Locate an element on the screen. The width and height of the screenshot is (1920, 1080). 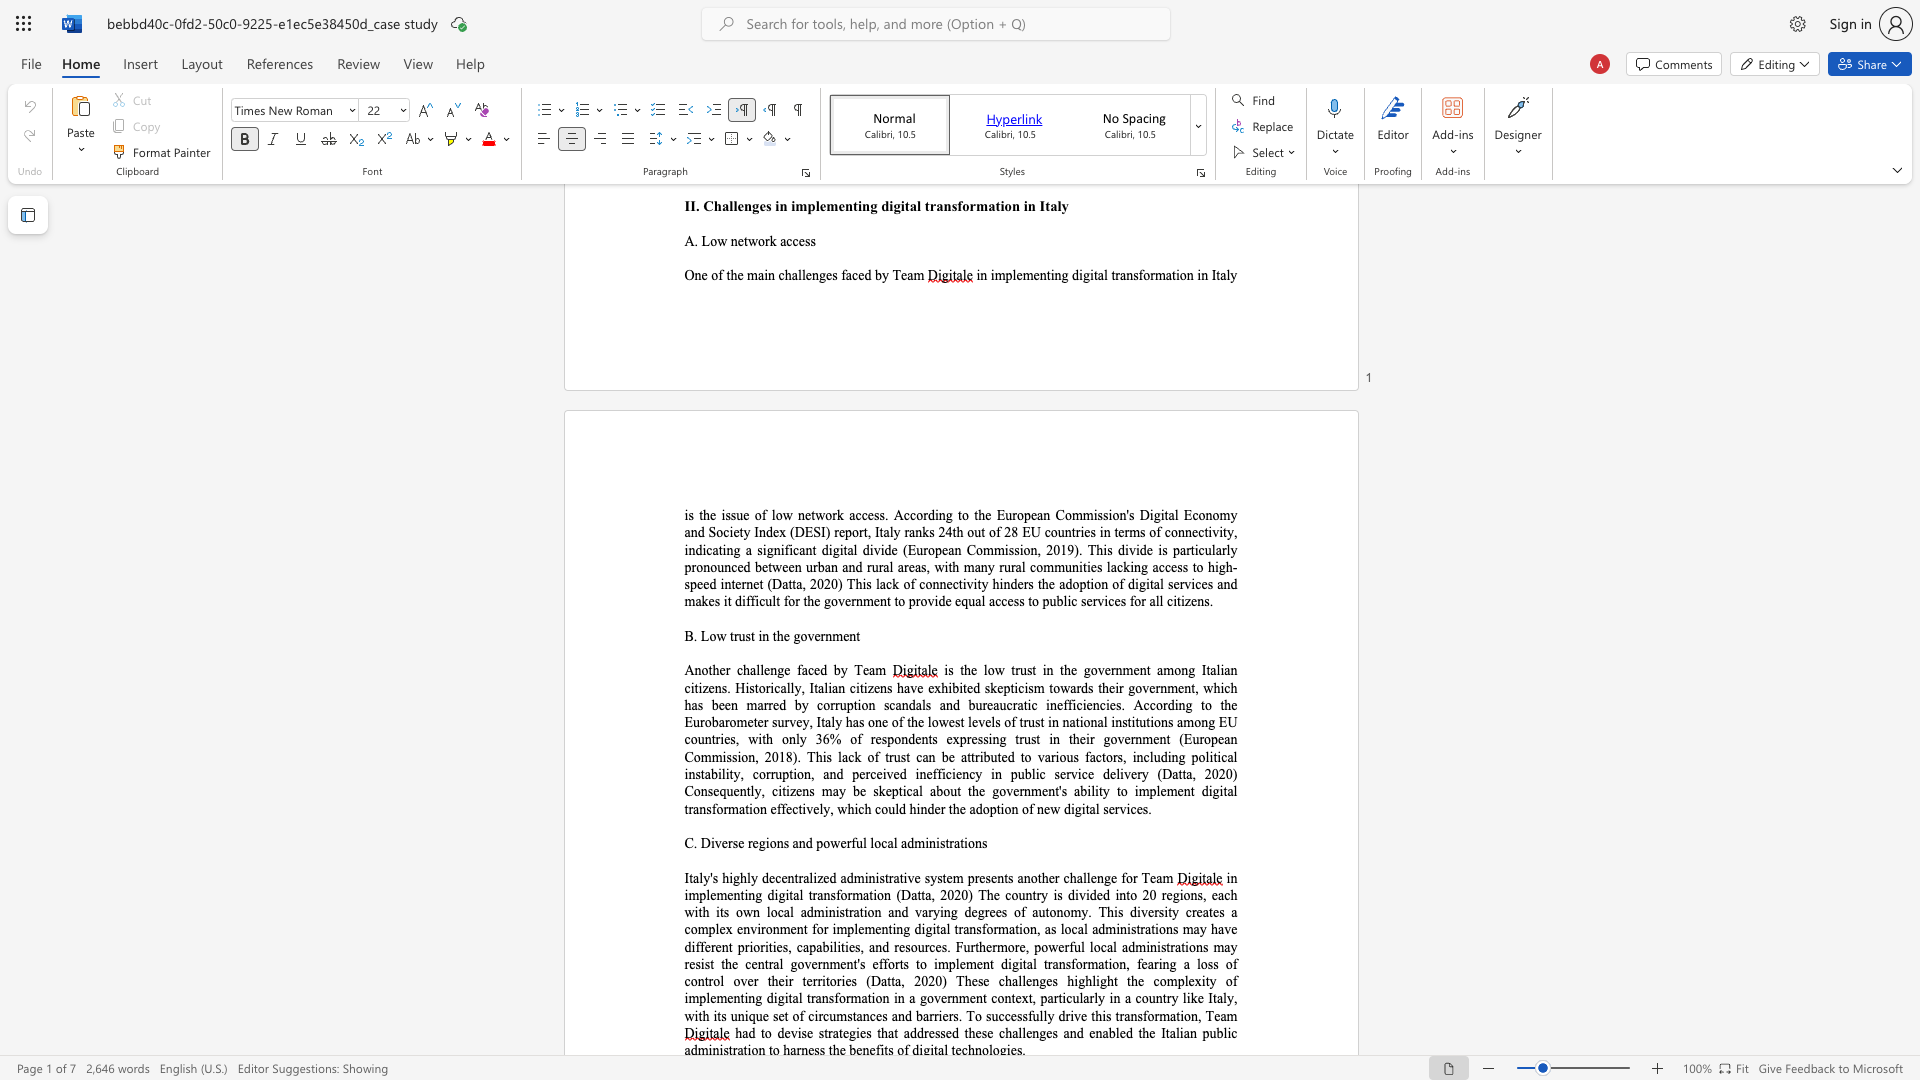
the subset text "vernm" within the text "B. Low trust in the government" is located at coordinates (807, 636).